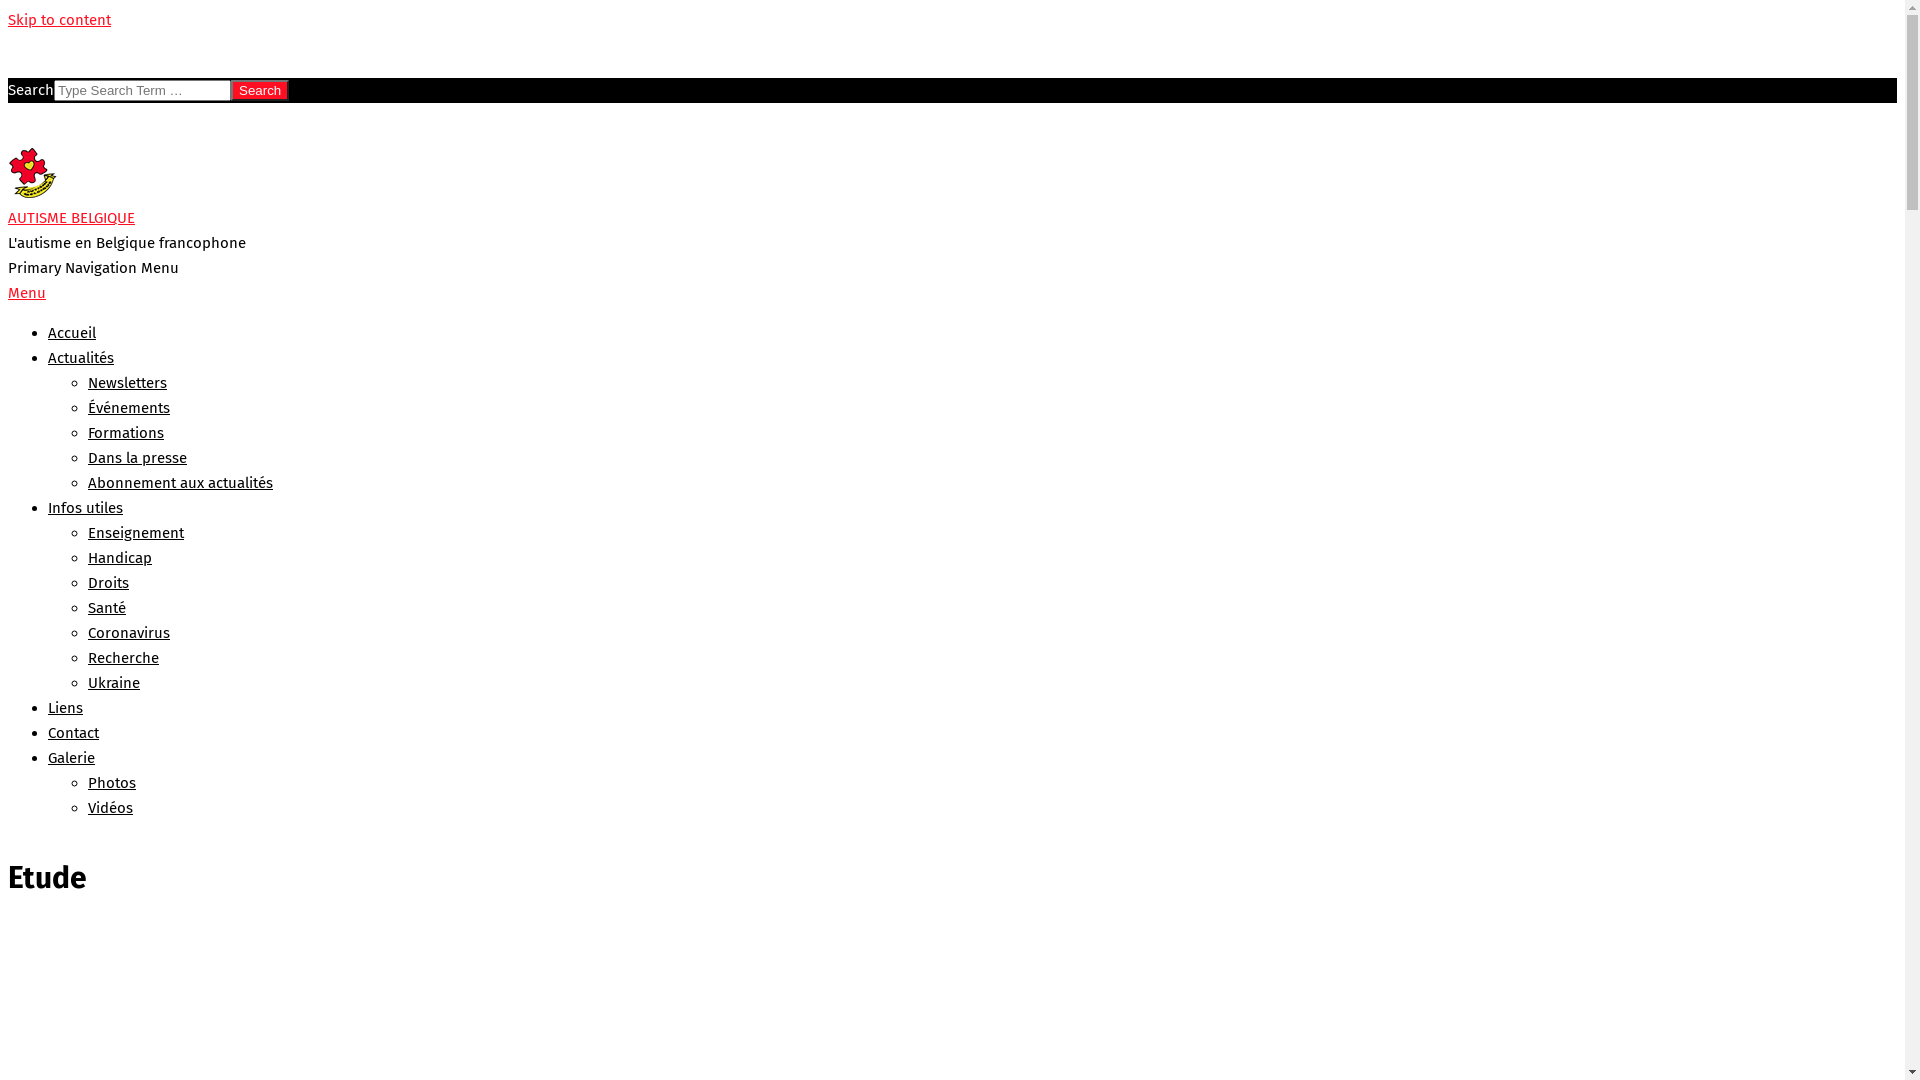 This screenshot has height=1080, width=1920. I want to click on 'Contact', so click(73, 732).